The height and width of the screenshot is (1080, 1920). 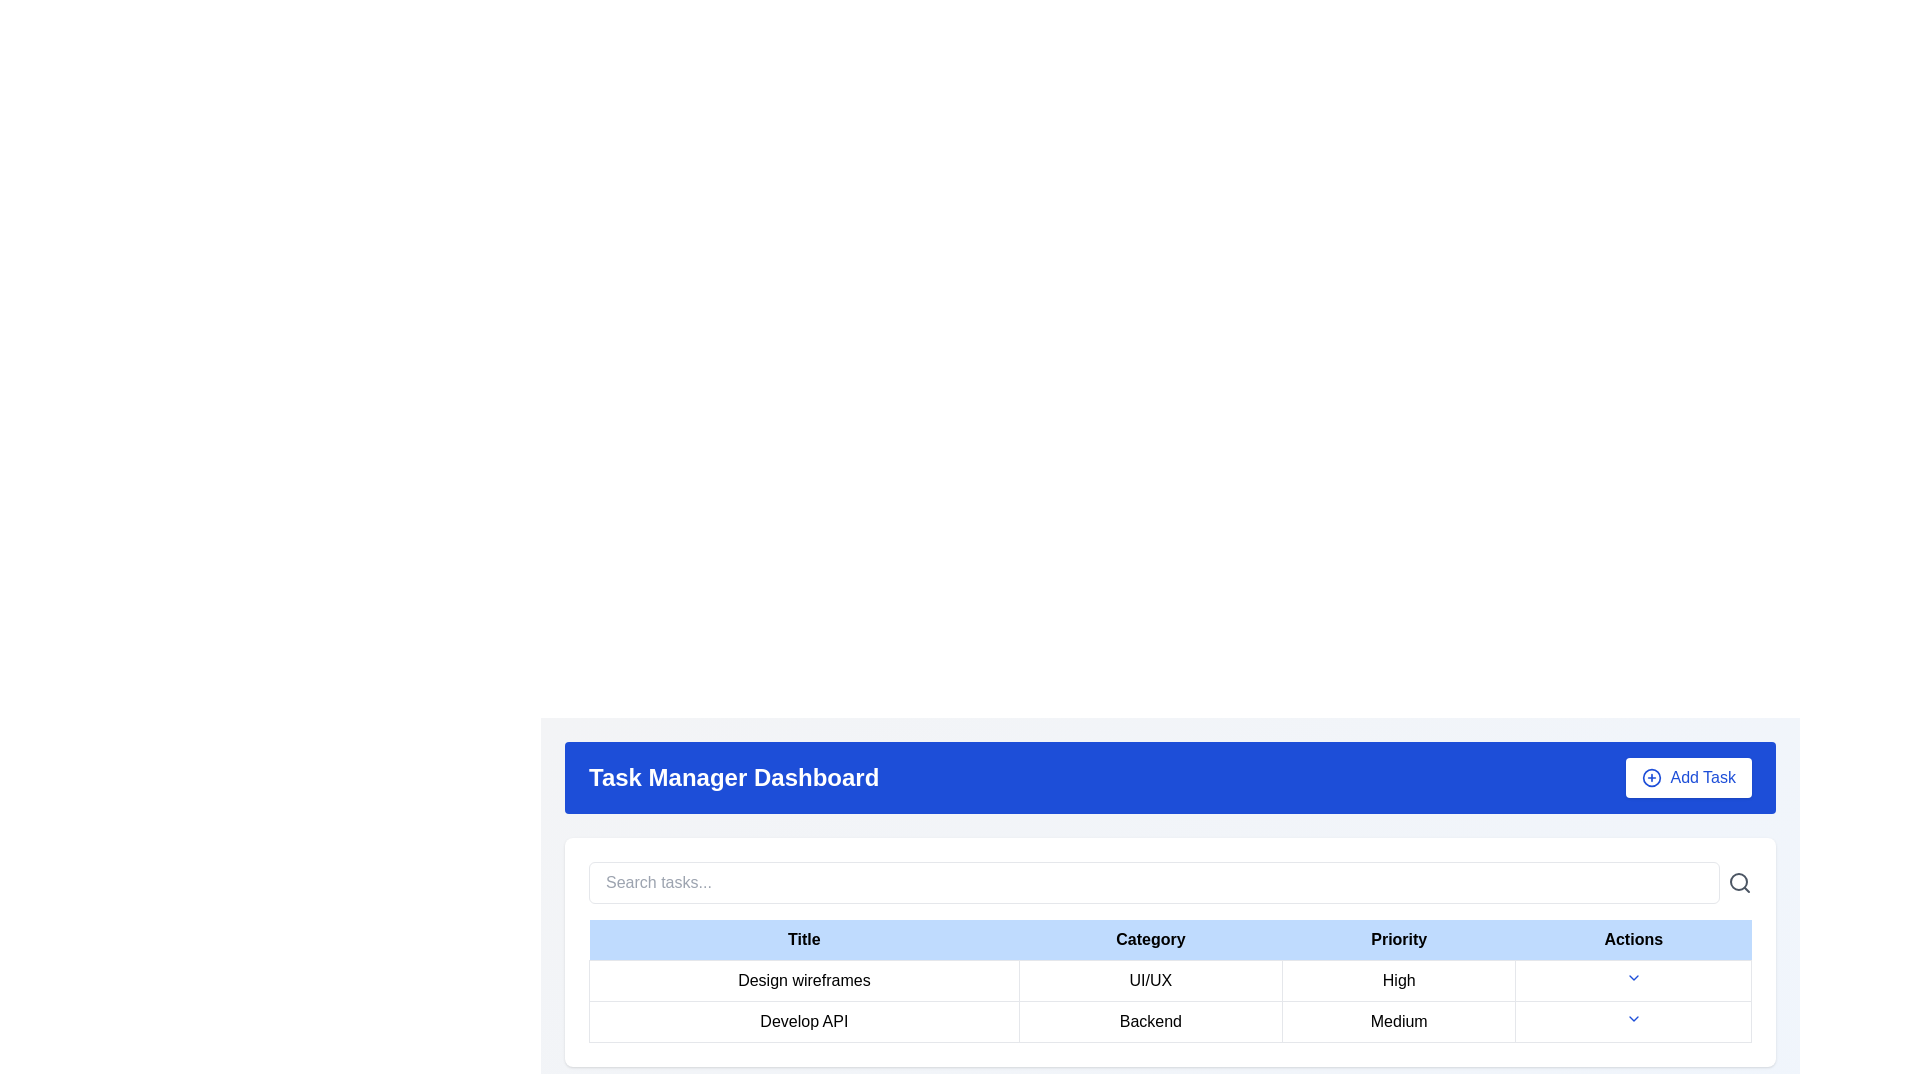 I want to click on the table header row with a light blue background containing the headings 'Title', 'Category', 'Priority', and 'Actions', so click(x=1170, y=940).